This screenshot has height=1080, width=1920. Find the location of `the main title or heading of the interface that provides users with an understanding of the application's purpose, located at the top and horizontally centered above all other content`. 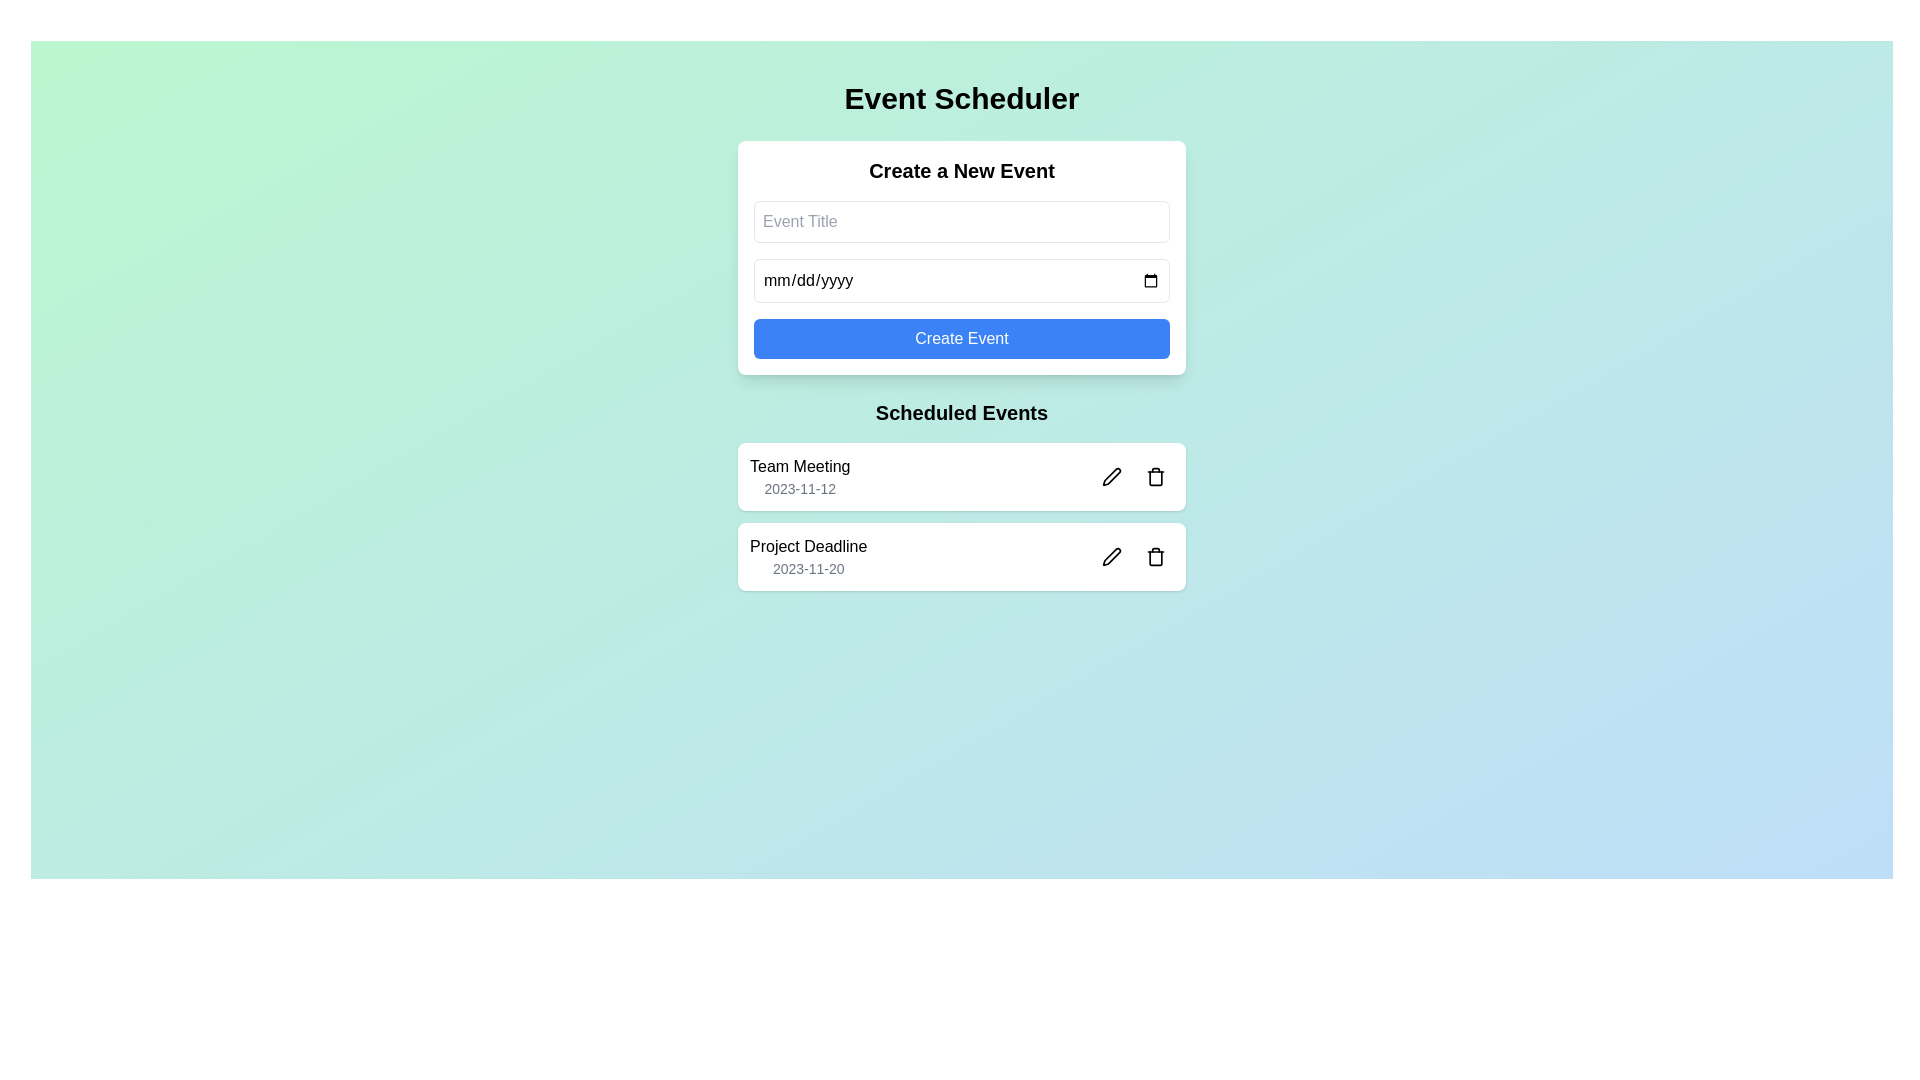

the main title or heading of the interface that provides users with an understanding of the application's purpose, located at the top and horizontally centered above all other content is located at coordinates (961, 99).